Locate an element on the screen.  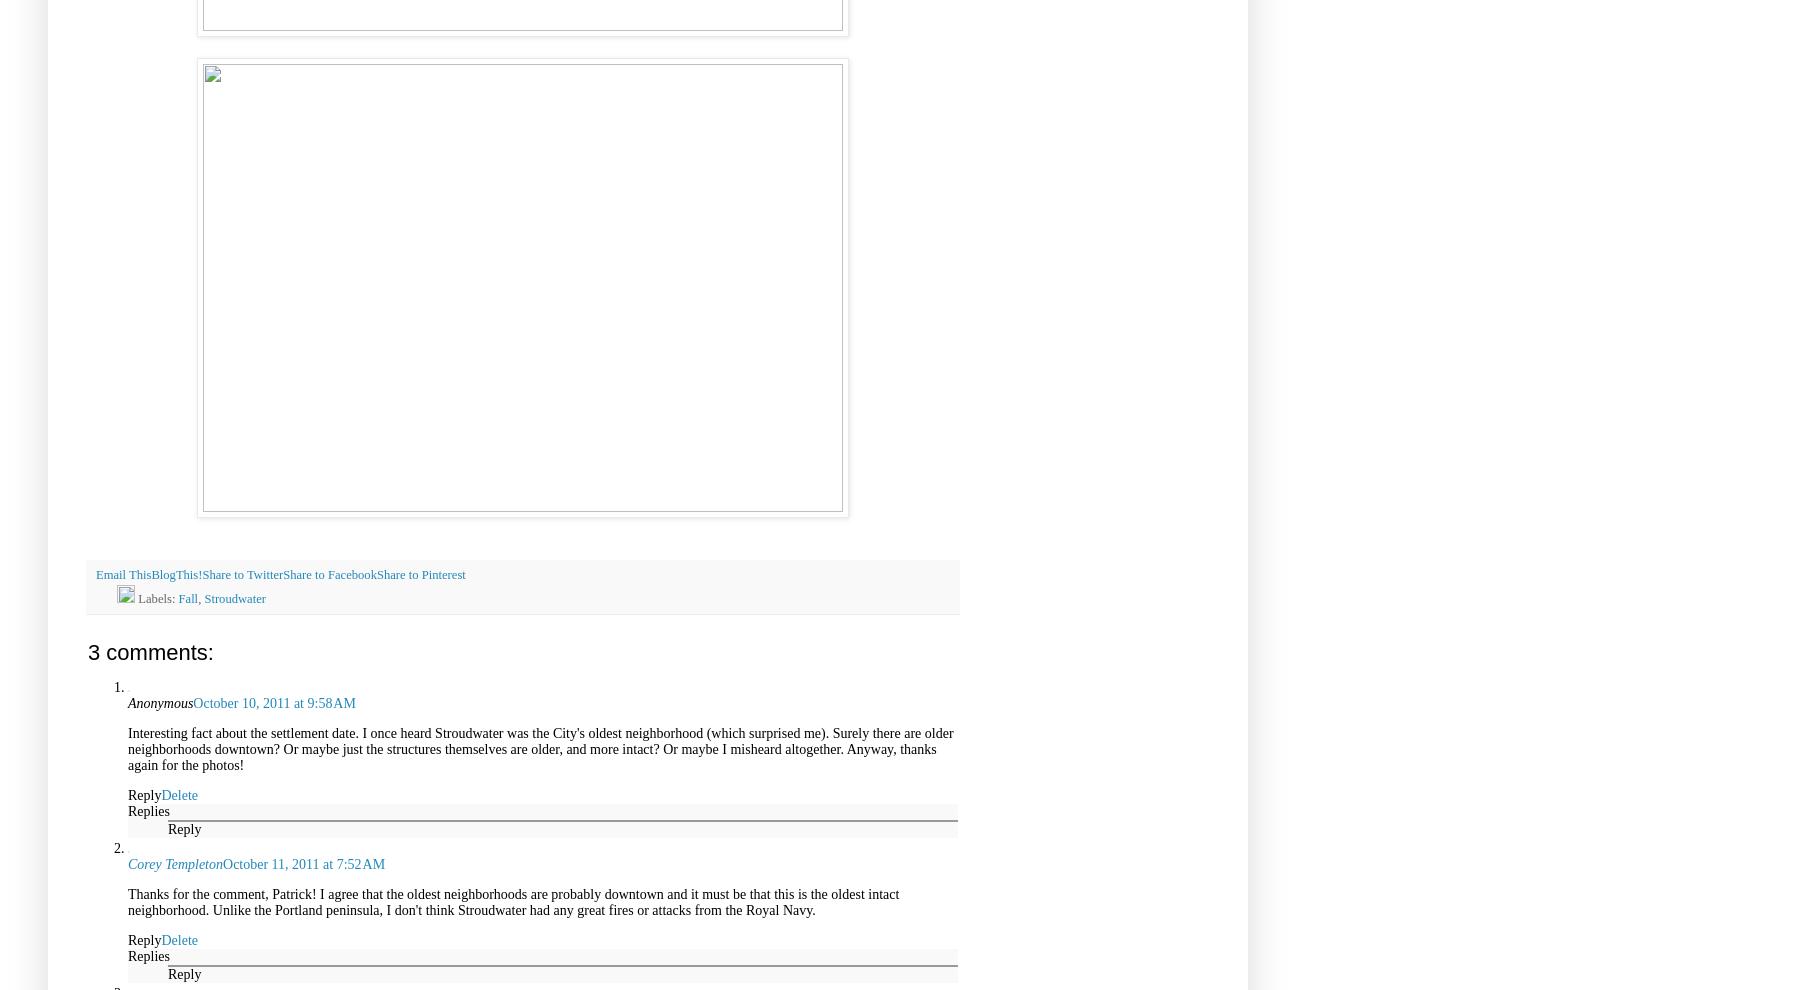
'Stroudwater' is located at coordinates (204, 596).